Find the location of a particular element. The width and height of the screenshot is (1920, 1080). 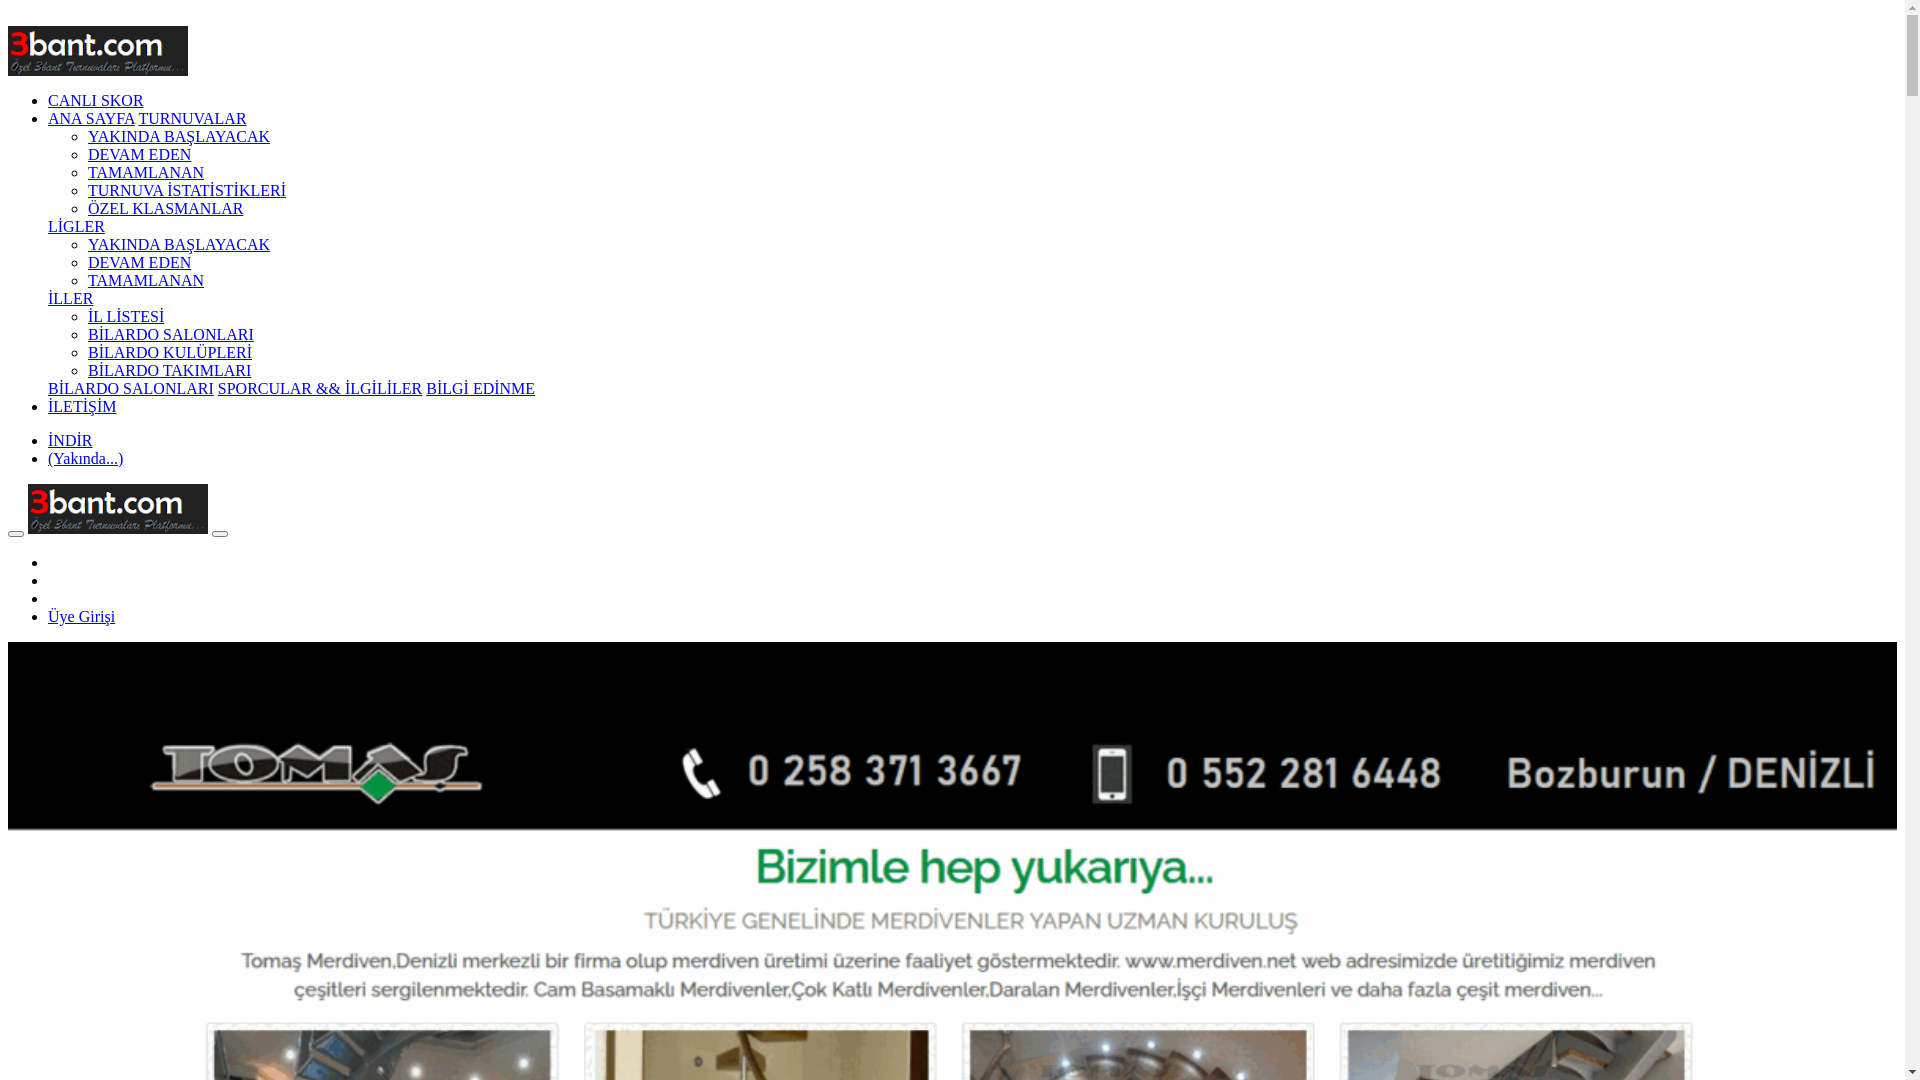

'DEVAM EDEN' is located at coordinates (138, 261).